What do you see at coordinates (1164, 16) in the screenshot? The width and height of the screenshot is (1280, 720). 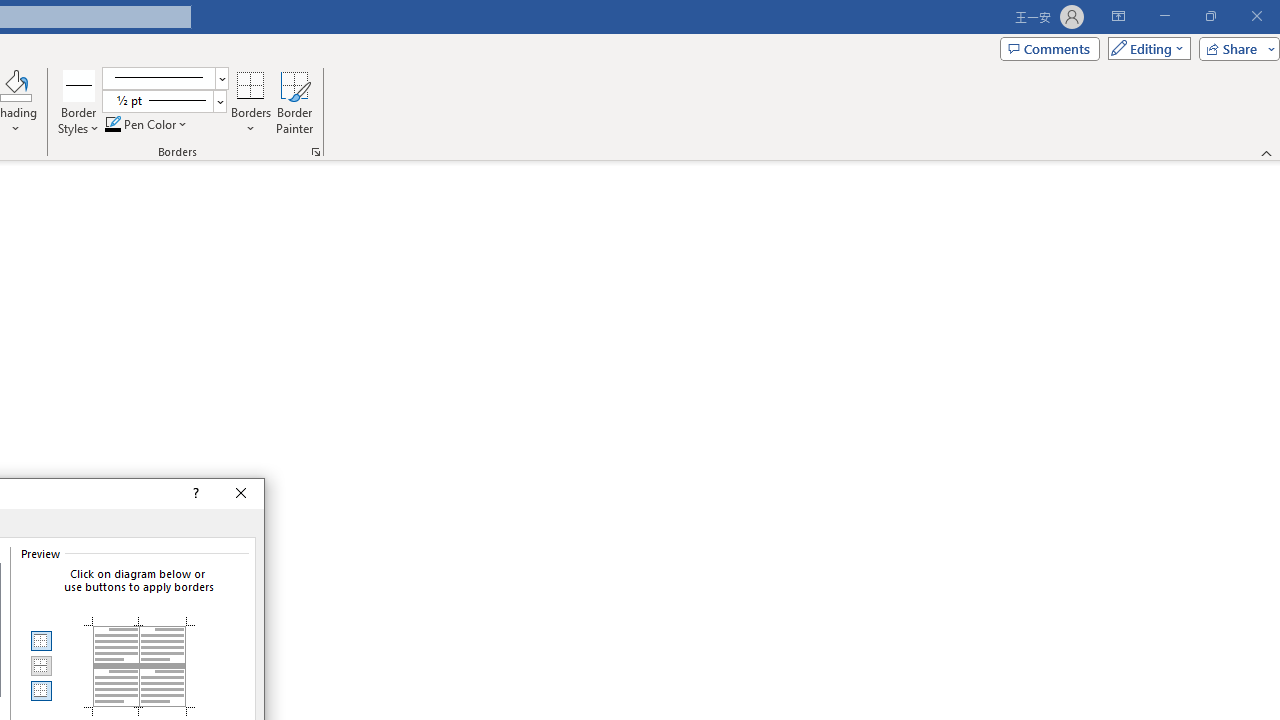 I see `'Minimize'` at bounding box center [1164, 16].